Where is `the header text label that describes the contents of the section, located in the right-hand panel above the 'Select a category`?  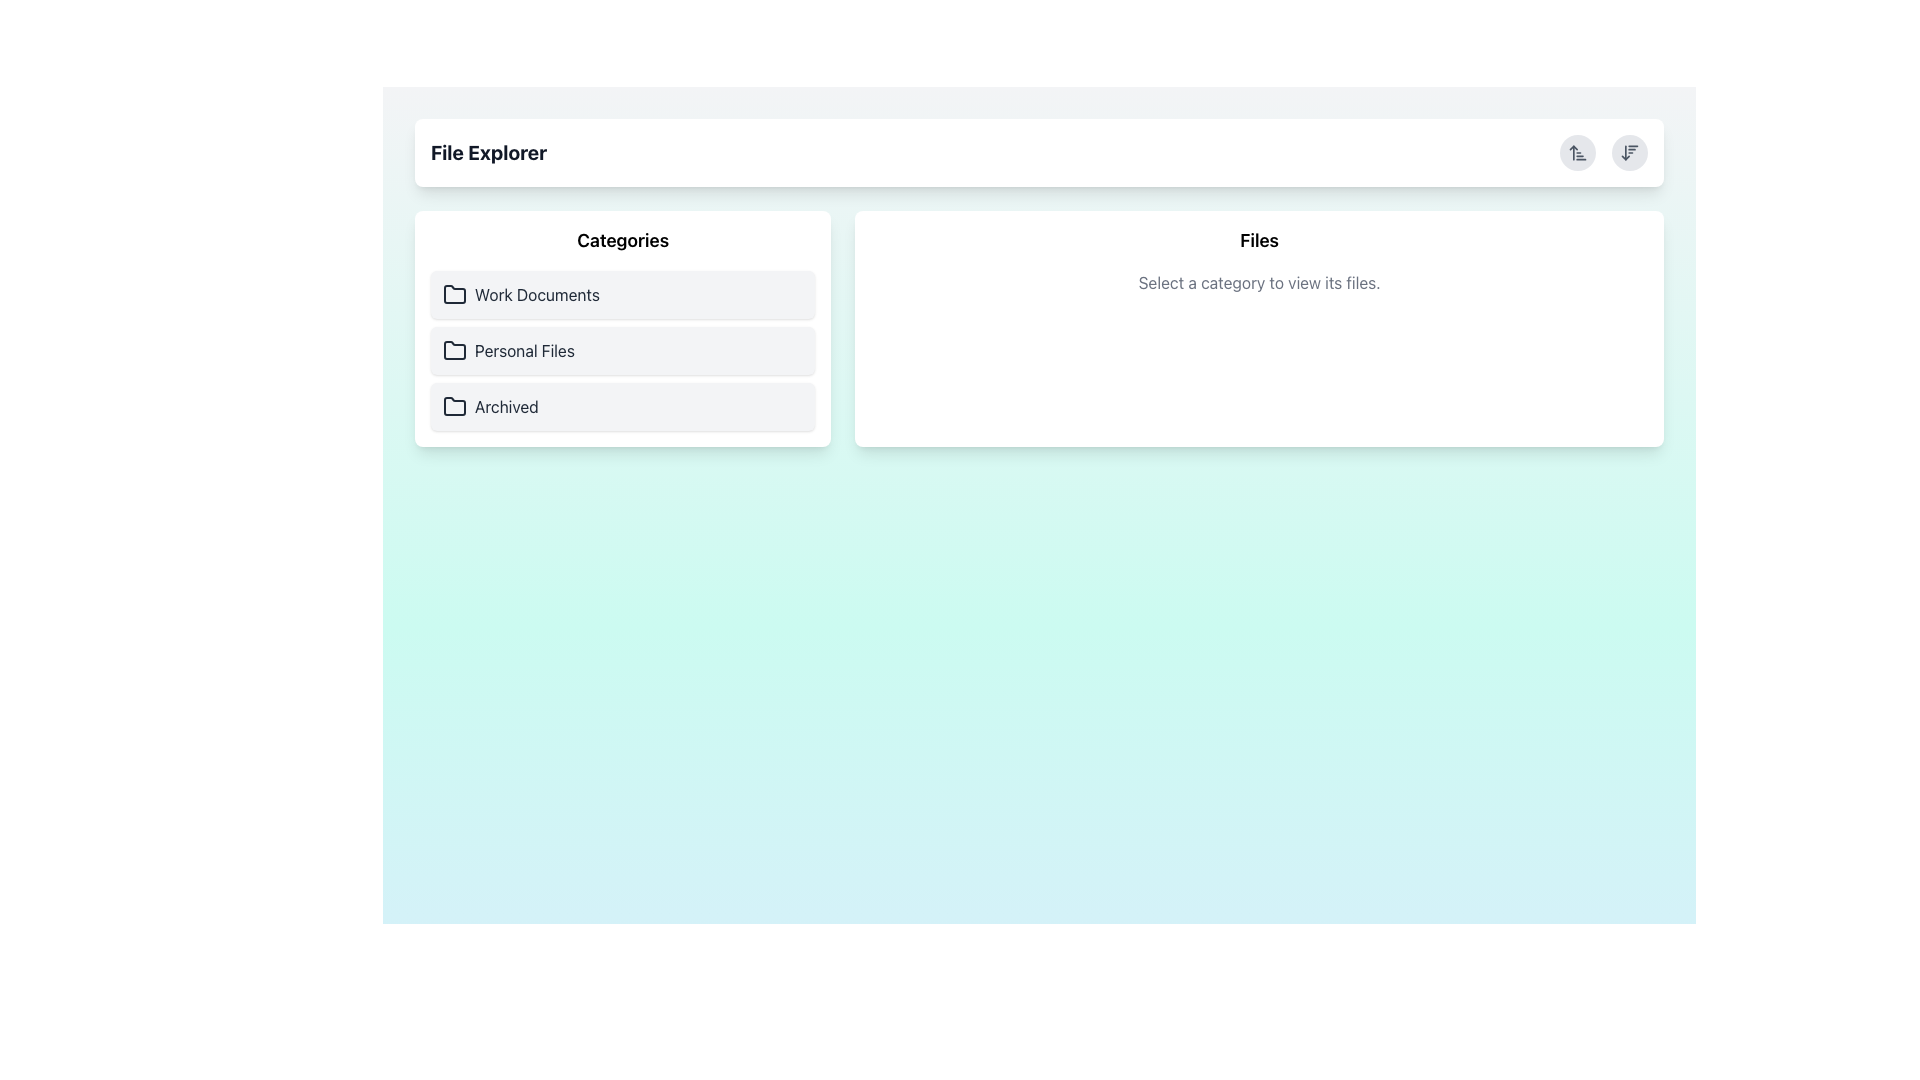
the header text label that describes the contents of the section, located in the right-hand panel above the 'Select a category is located at coordinates (1258, 239).